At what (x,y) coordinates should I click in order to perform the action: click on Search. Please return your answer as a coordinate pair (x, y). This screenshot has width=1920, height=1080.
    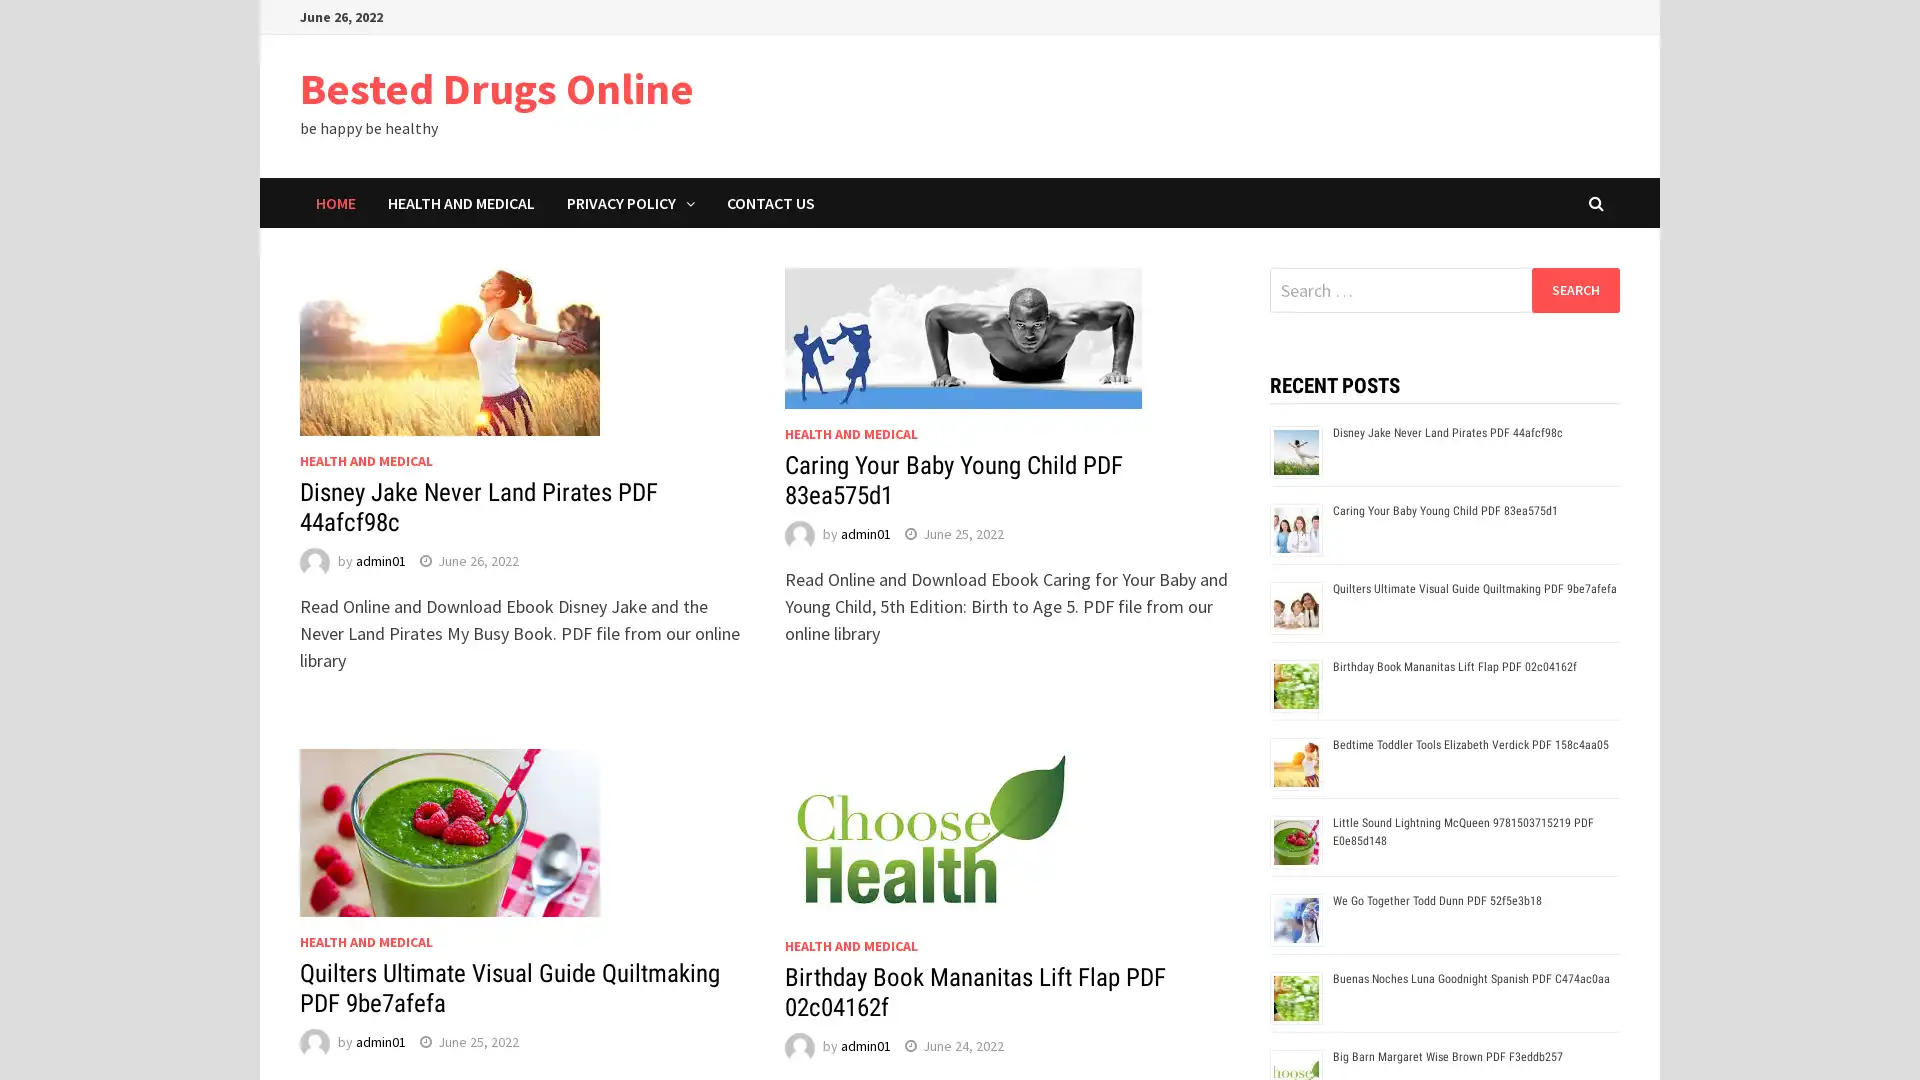
    Looking at the image, I should click on (1574, 289).